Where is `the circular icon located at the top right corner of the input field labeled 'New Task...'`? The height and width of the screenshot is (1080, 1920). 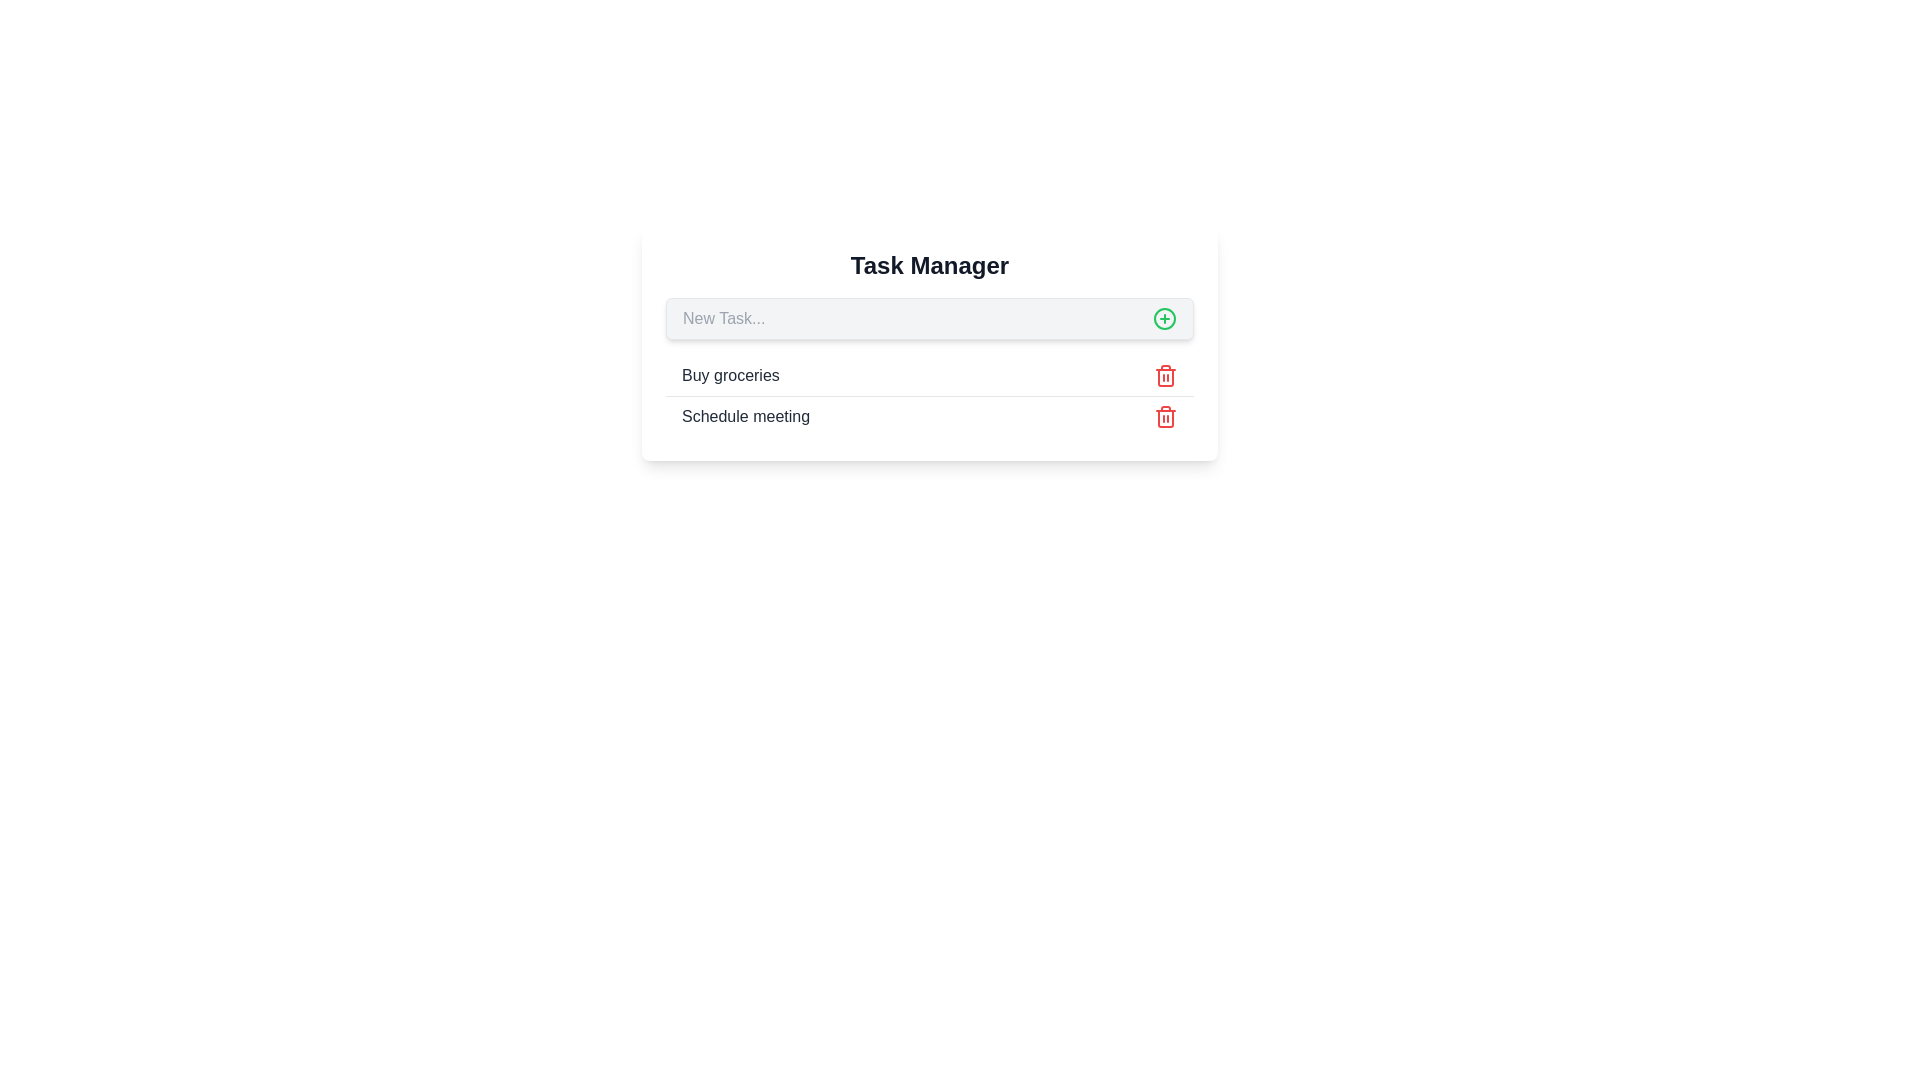 the circular icon located at the top right corner of the input field labeled 'New Task...' is located at coordinates (1165, 318).